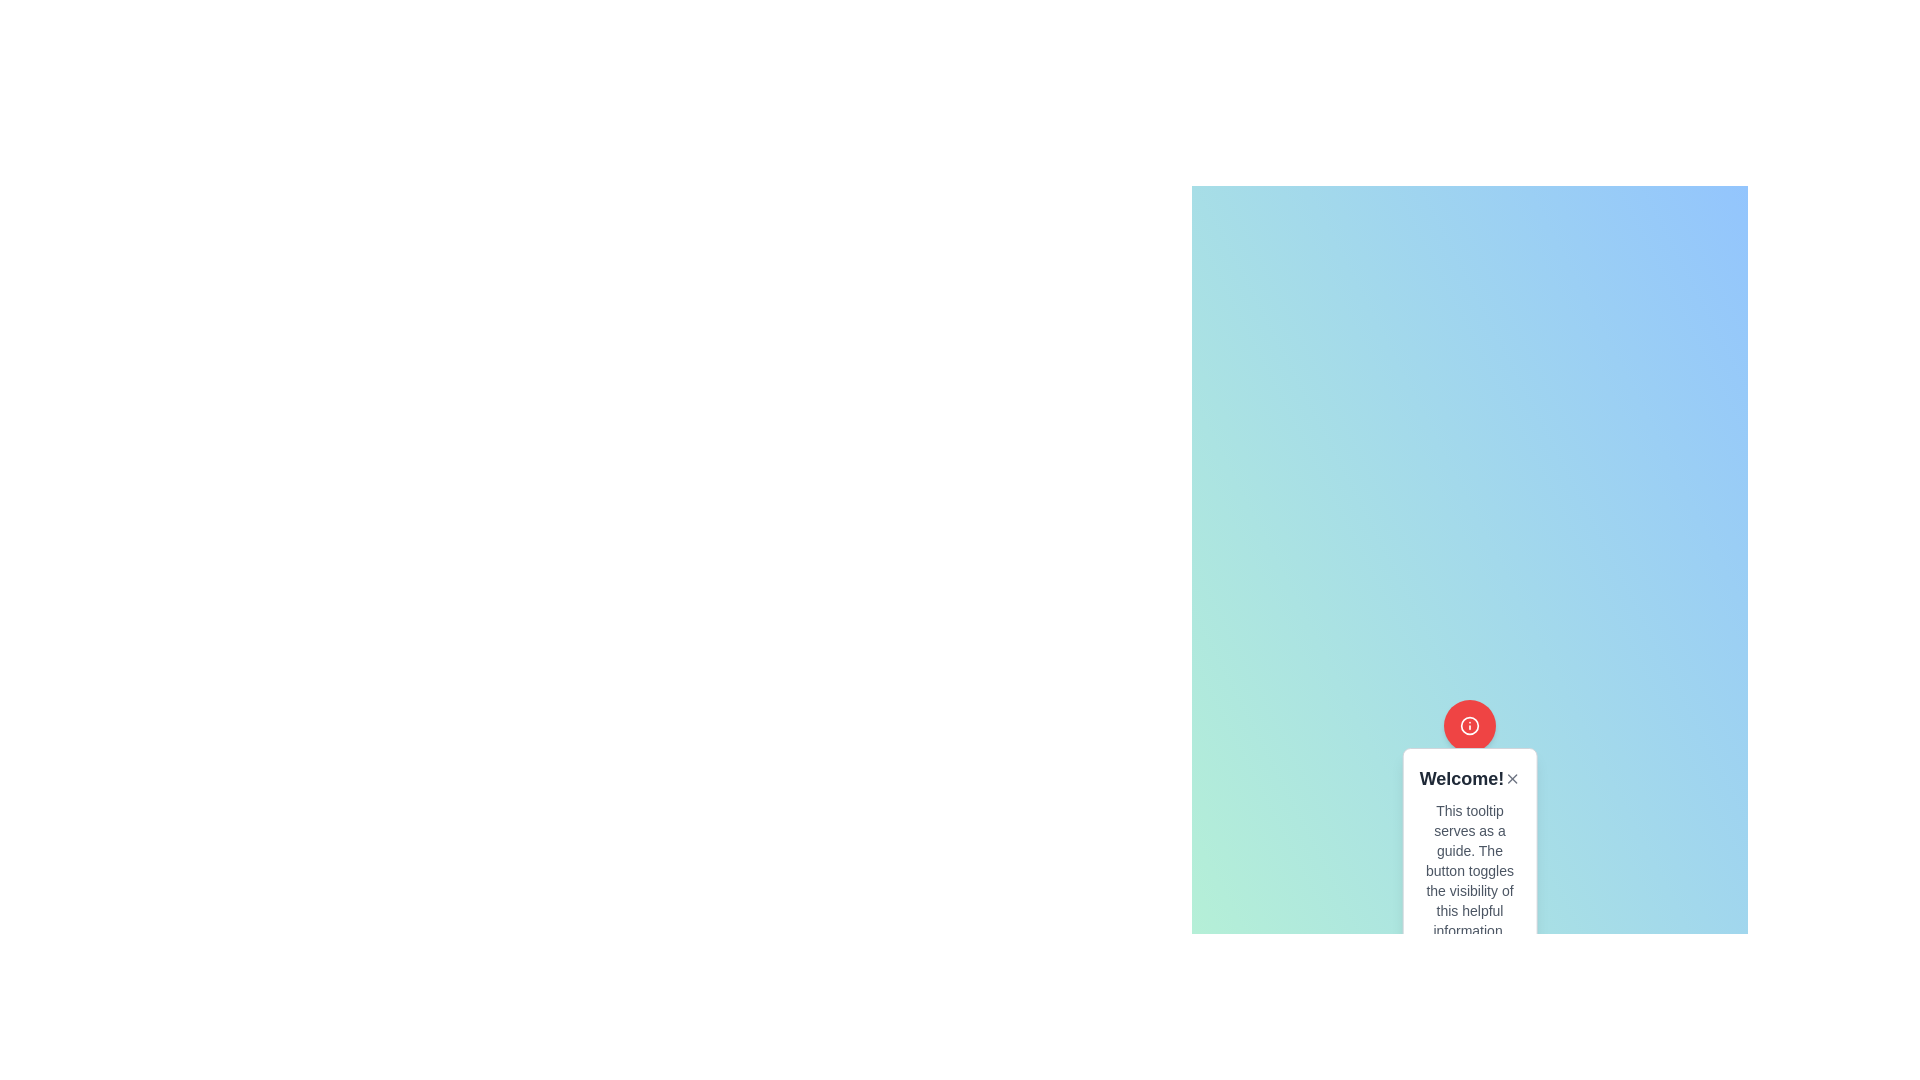 This screenshot has width=1920, height=1080. Describe the element at coordinates (1469, 870) in the screenshot. I see `the explanatory text block located directly below the heading 'Welcome!' in the tooltip to read its guidance information` at that location.